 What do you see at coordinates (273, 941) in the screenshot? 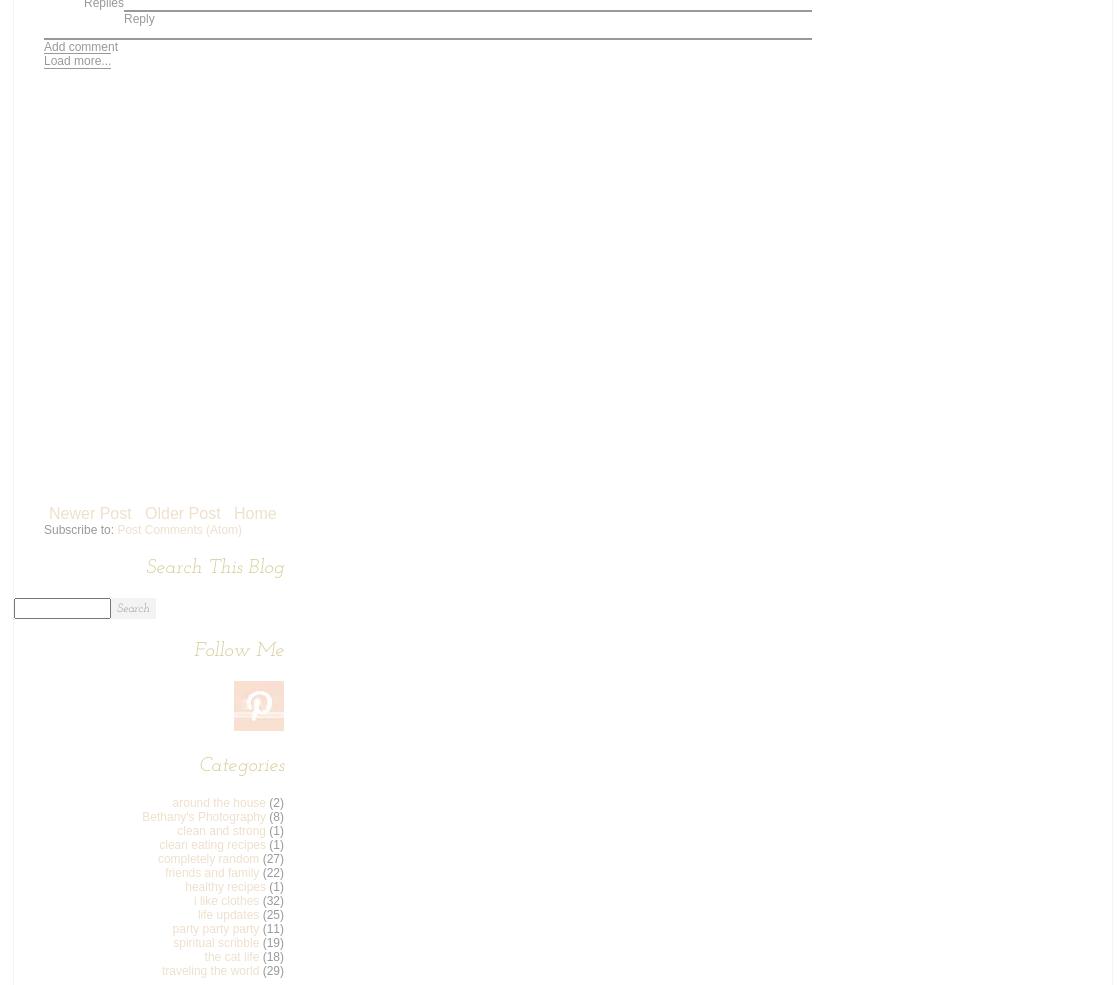
I see `'(19)'` at bounding box center [273, 941].